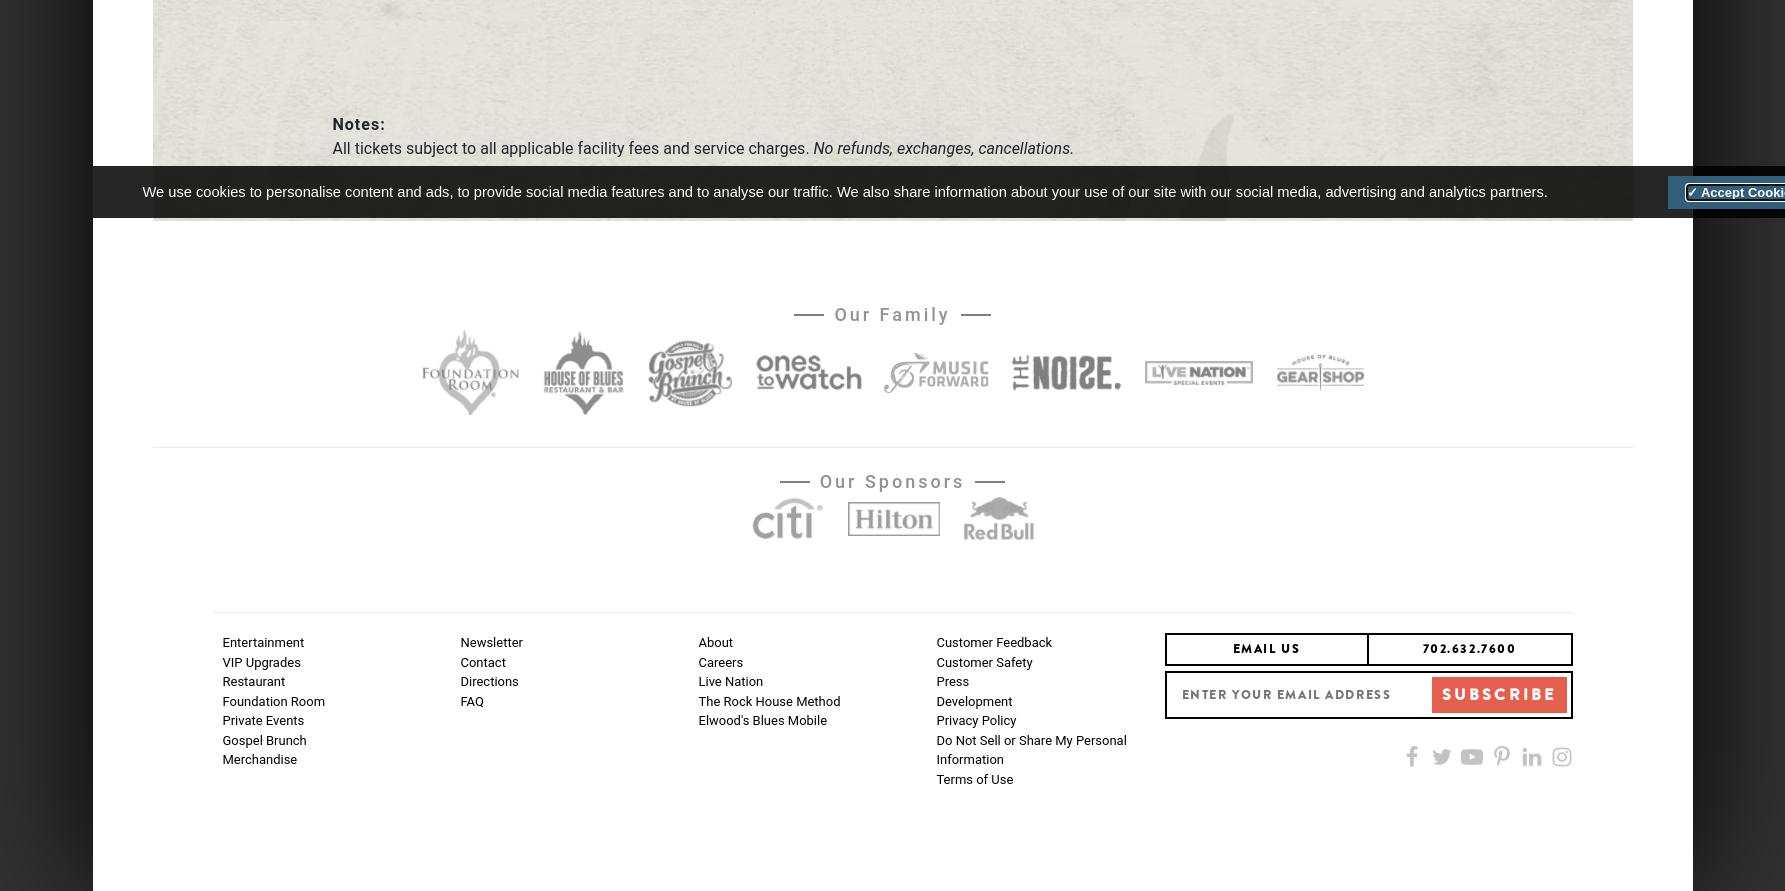 This screenshot has width=1785, height=891. I want to click on 'The Rock House Method', so click(696, 699).